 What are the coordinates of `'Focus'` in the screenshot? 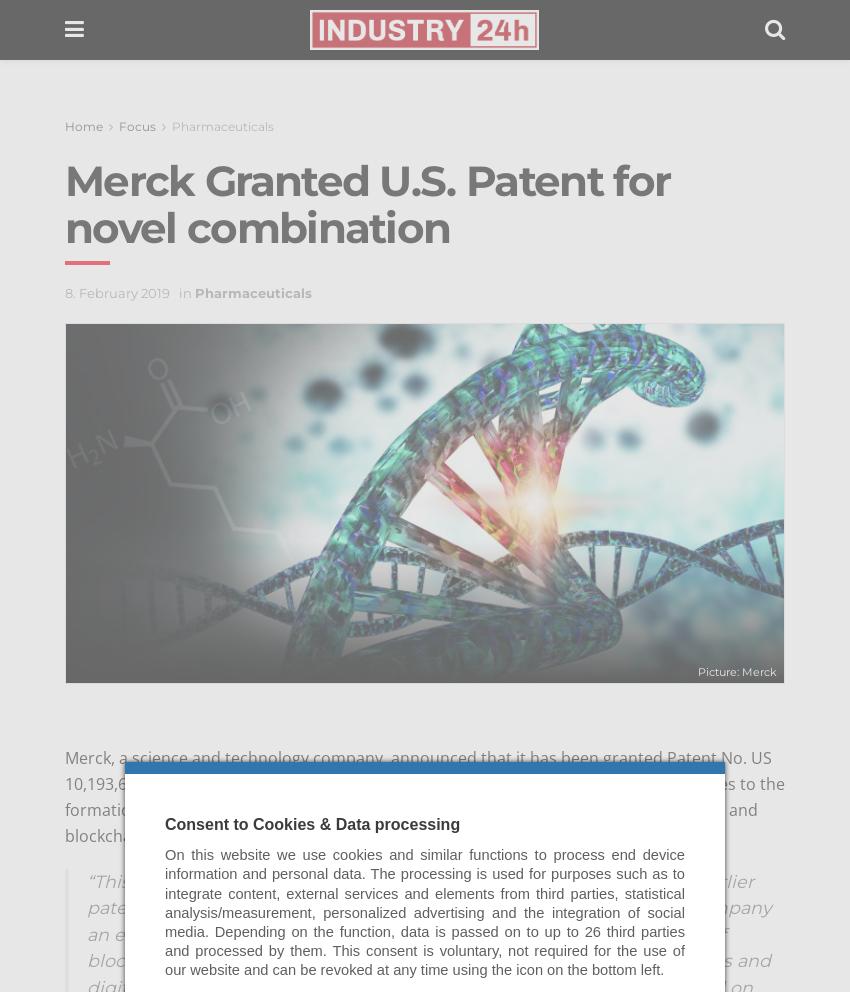 It's located at (137, 126).